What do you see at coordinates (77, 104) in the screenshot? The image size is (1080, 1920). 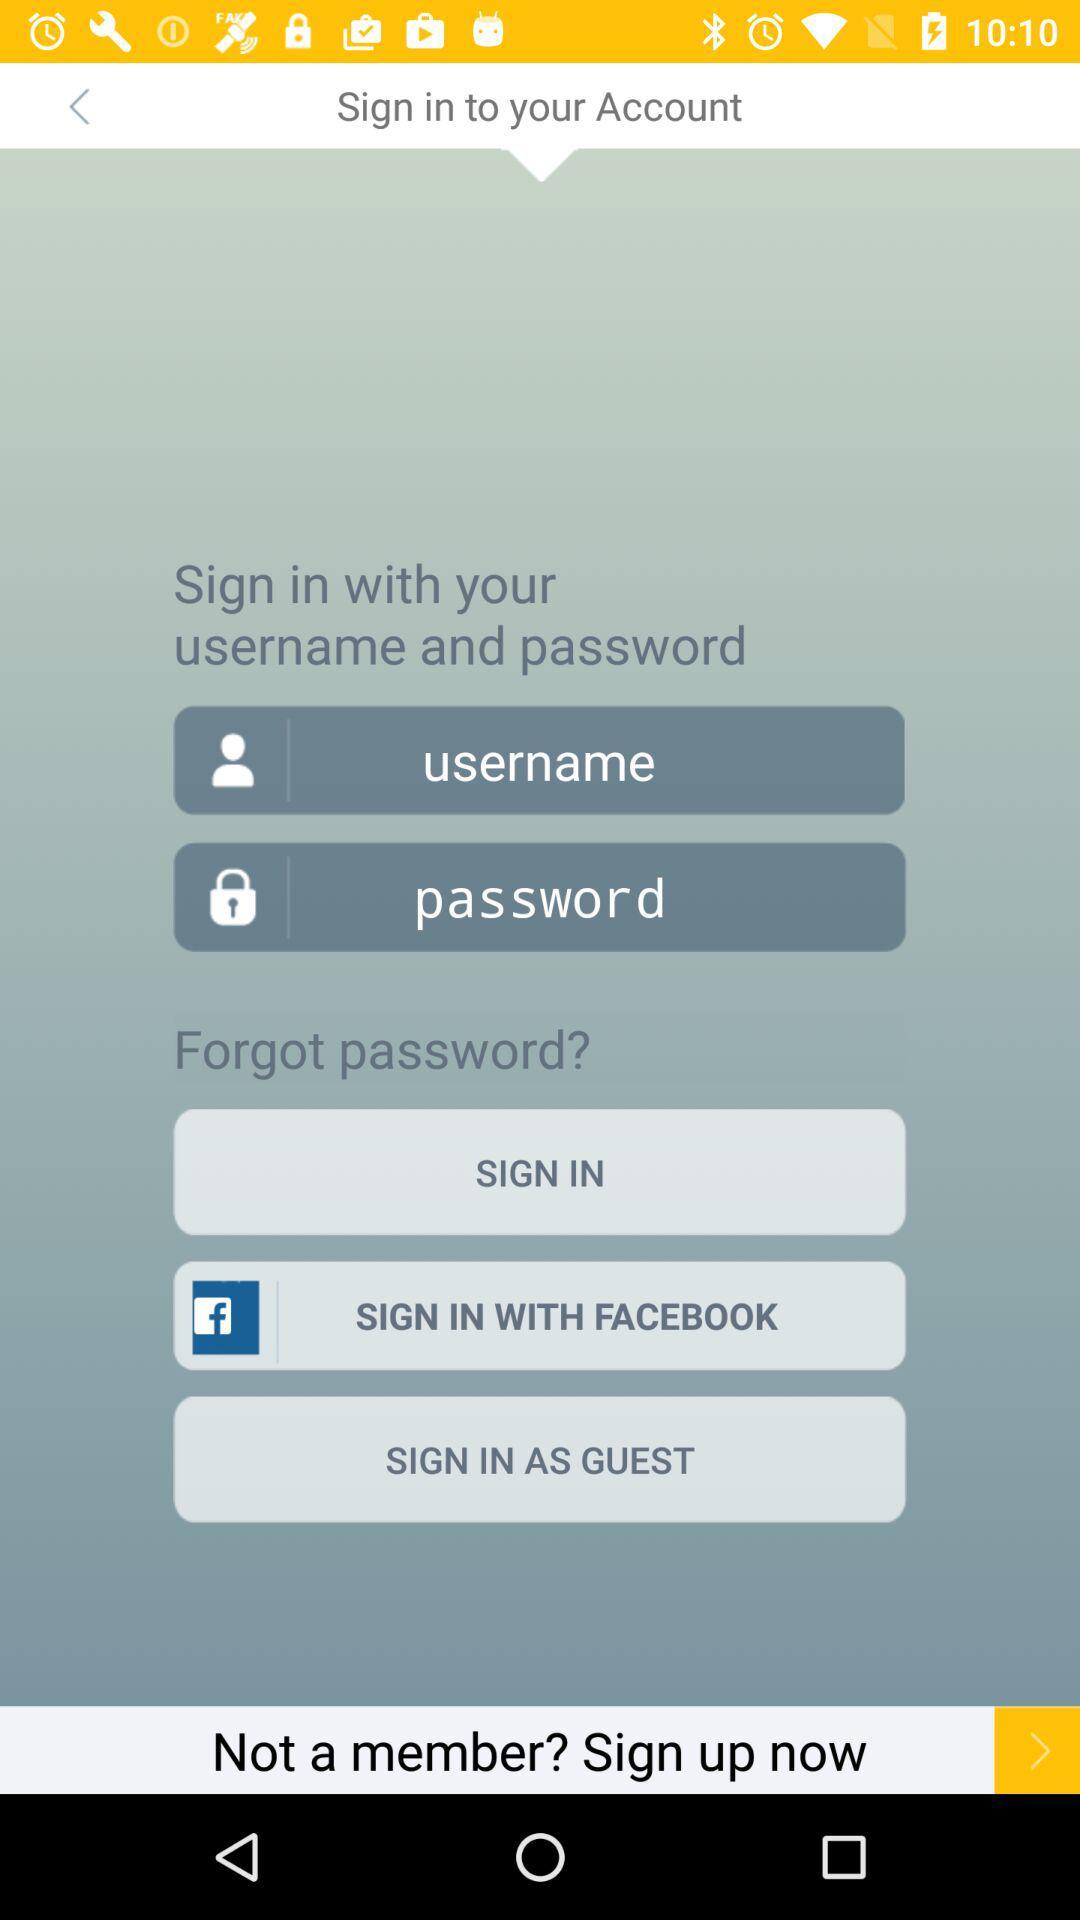 I see `the arrow_backward icon` at bounding box center [77, 104].